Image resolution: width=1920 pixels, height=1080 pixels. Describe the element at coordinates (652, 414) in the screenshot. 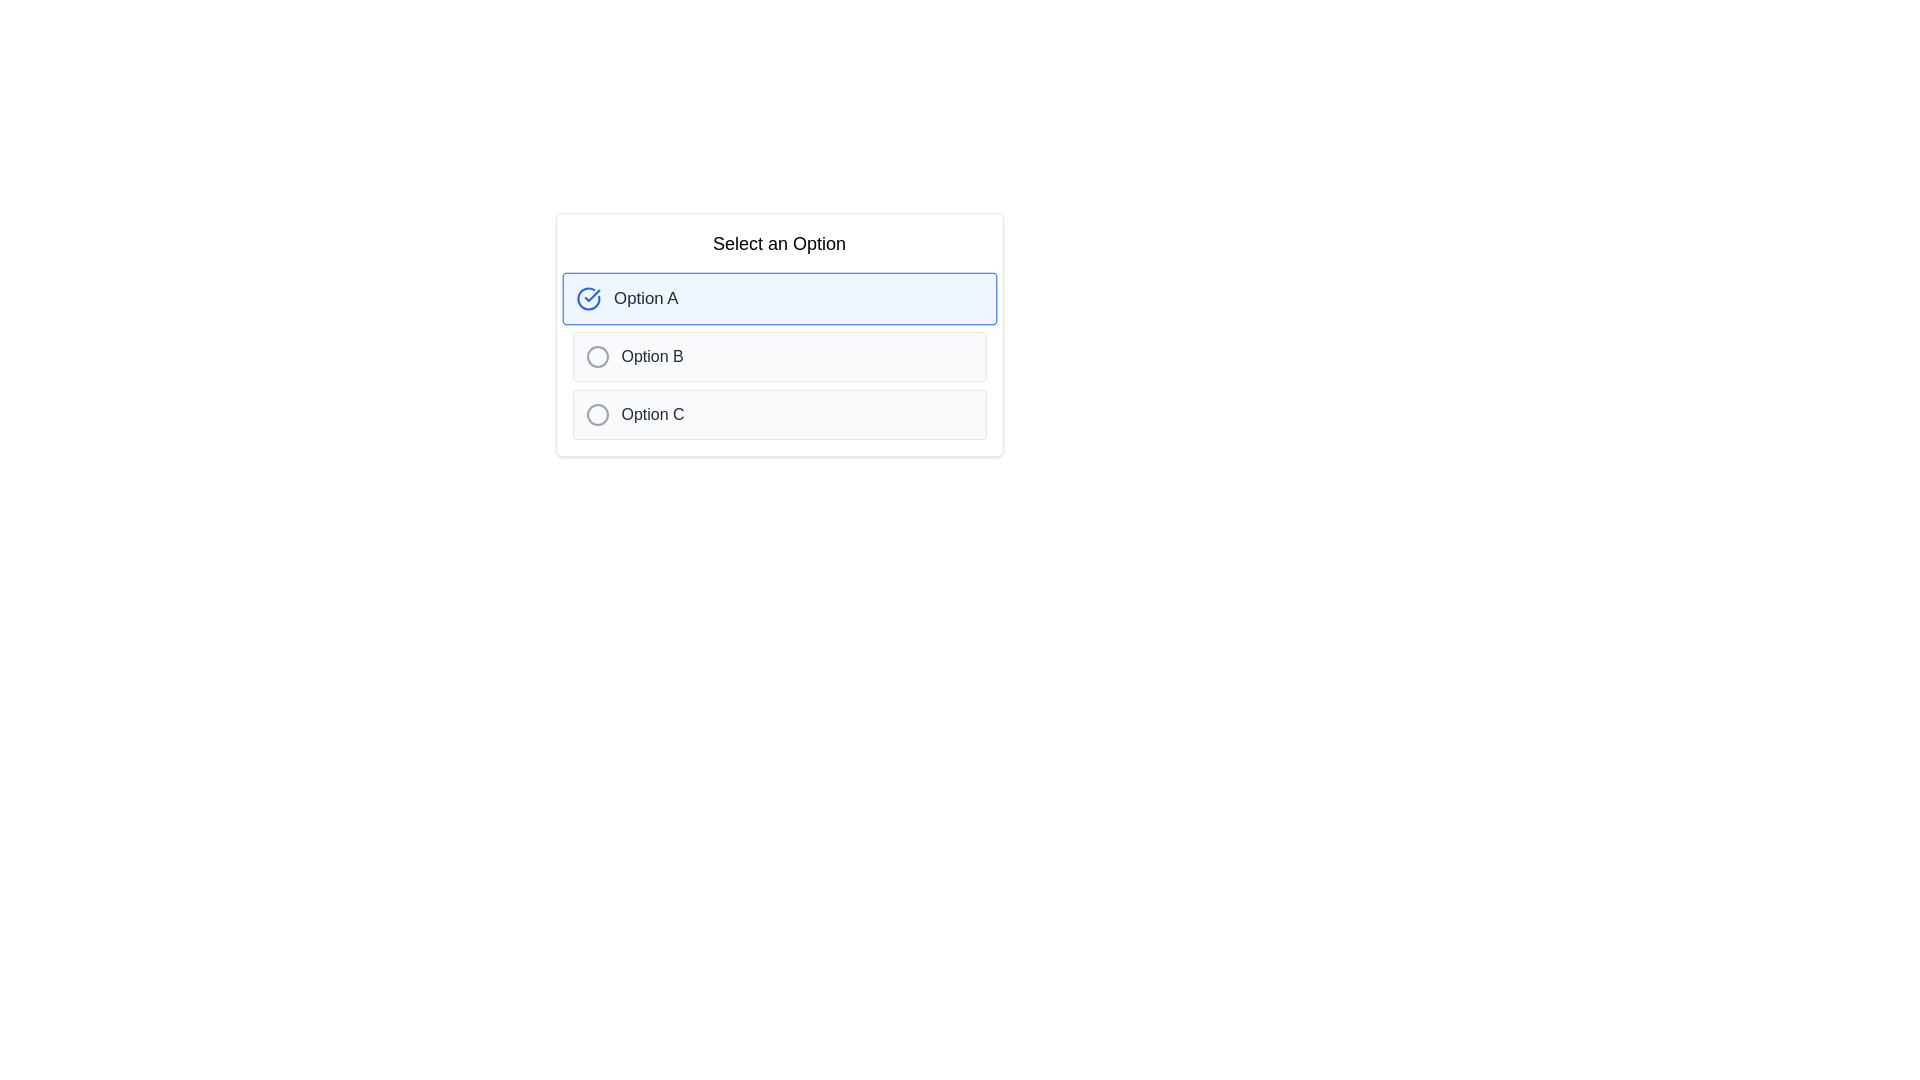

I see `text label displaying 'Option C' which is styled in gray color and medium-weight font, positioned on the right side of a circular selection indicator` at that location.